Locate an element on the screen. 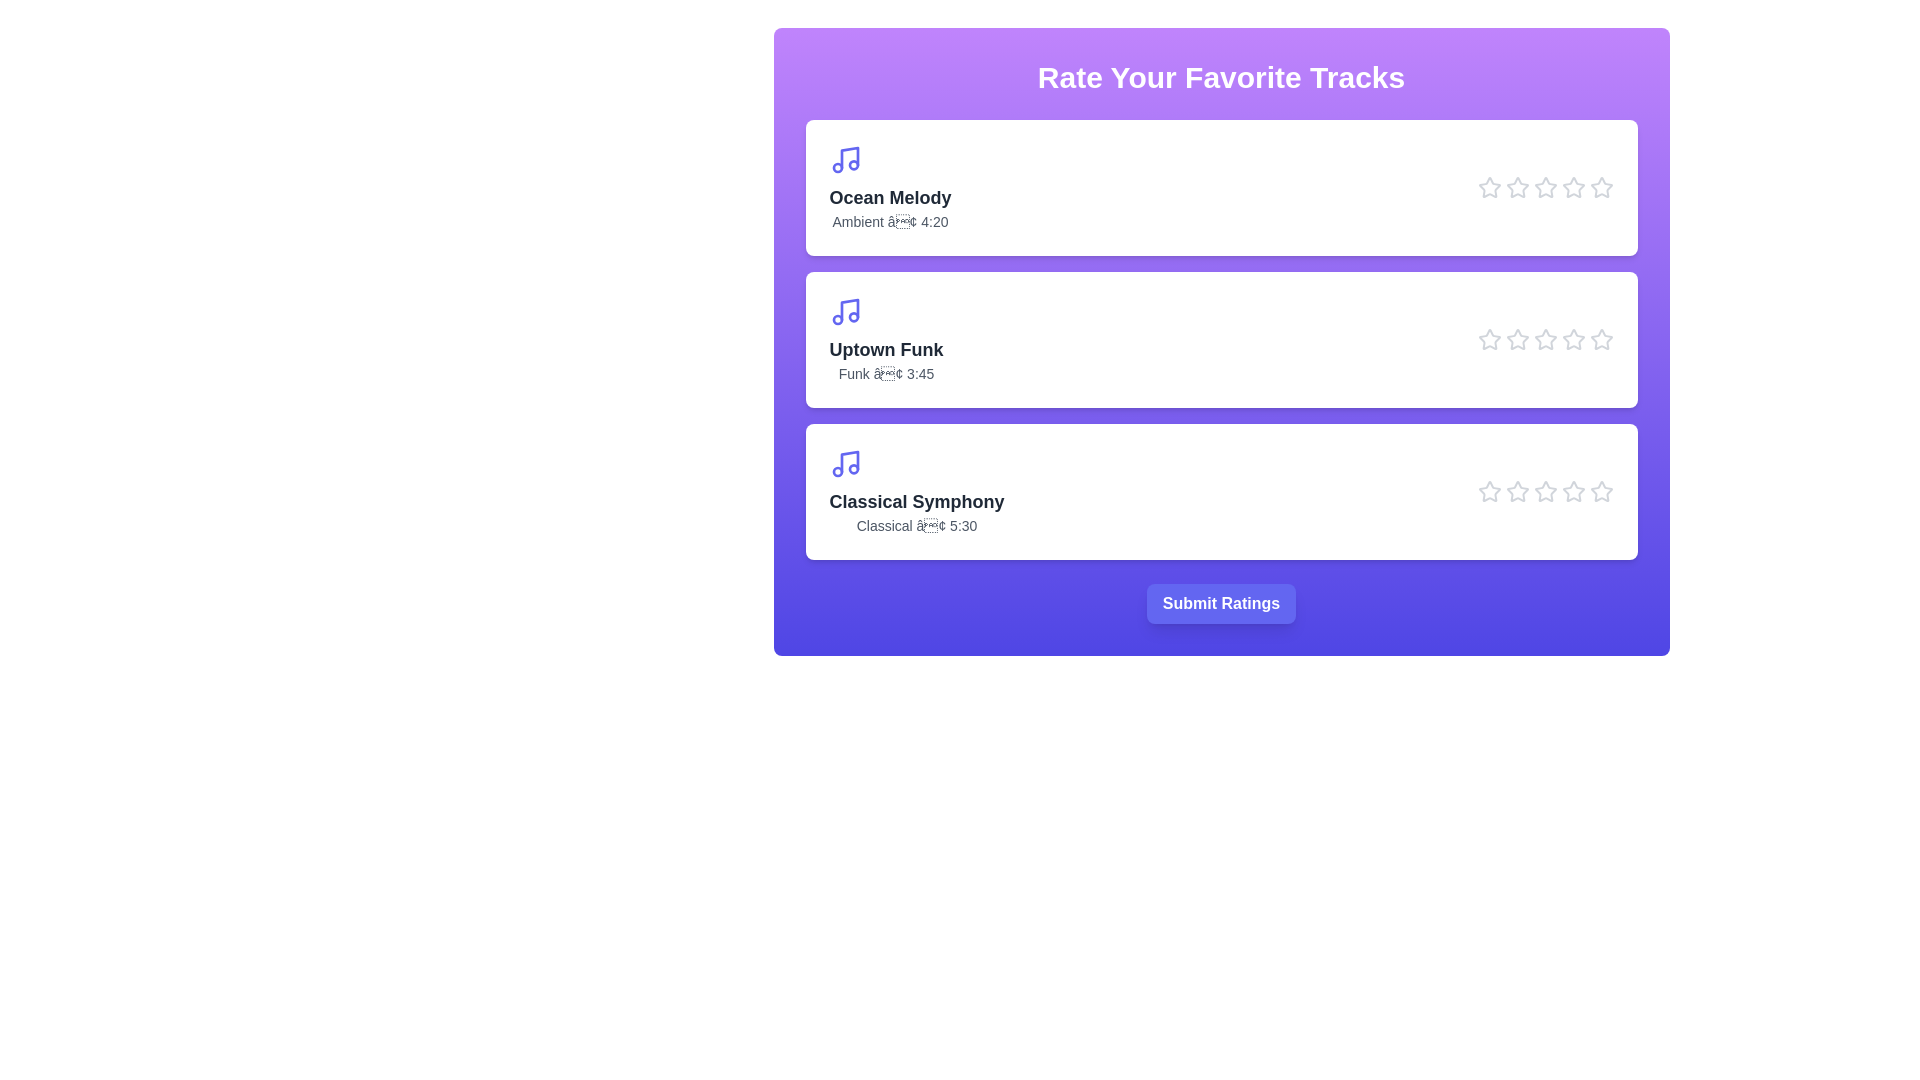 The image size is (1920, 1080). the star icon corresponding to Classical Symphony at 3 stars to preview the rating is located at coordinates (1544, 492).